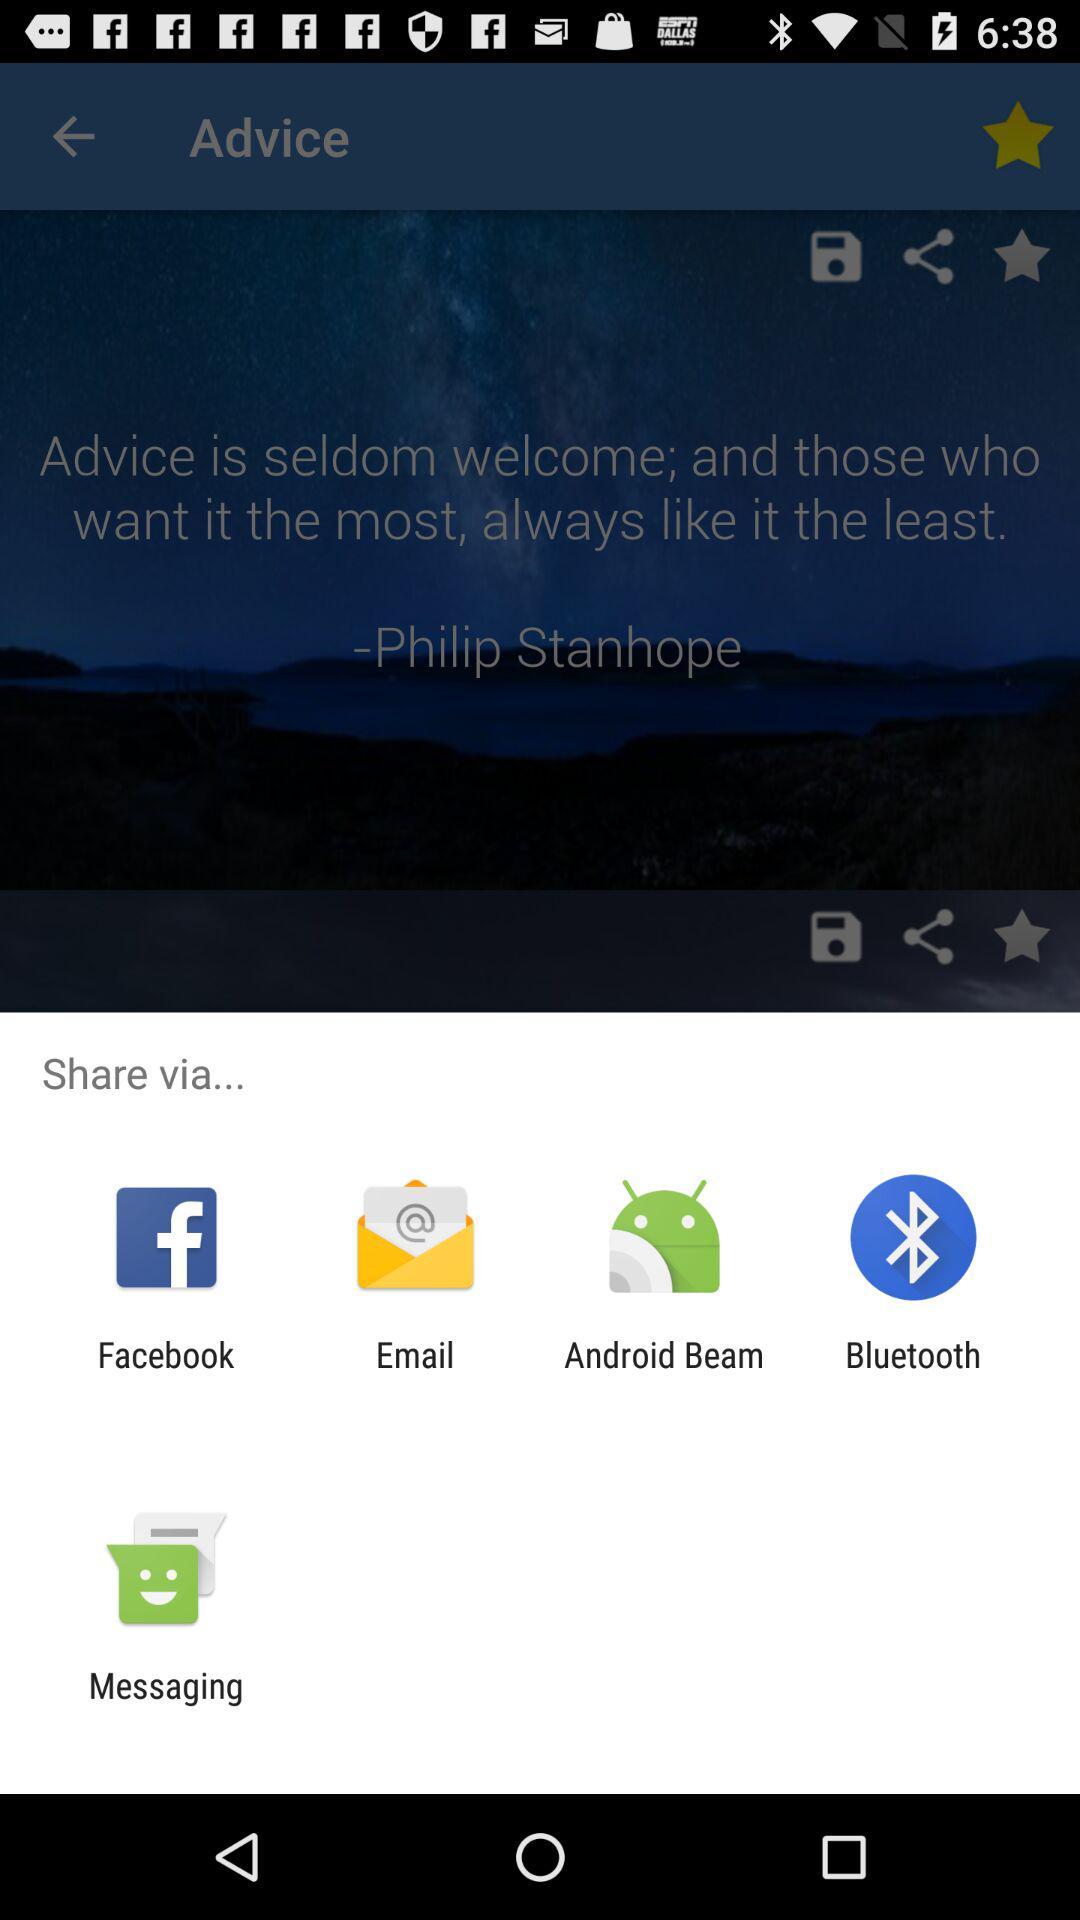 The height and width of the screenshot is (1920, 1080). Describe the element at coordinates (165, 1374) in the screenshot. I see `the item next to the email app` at that location.